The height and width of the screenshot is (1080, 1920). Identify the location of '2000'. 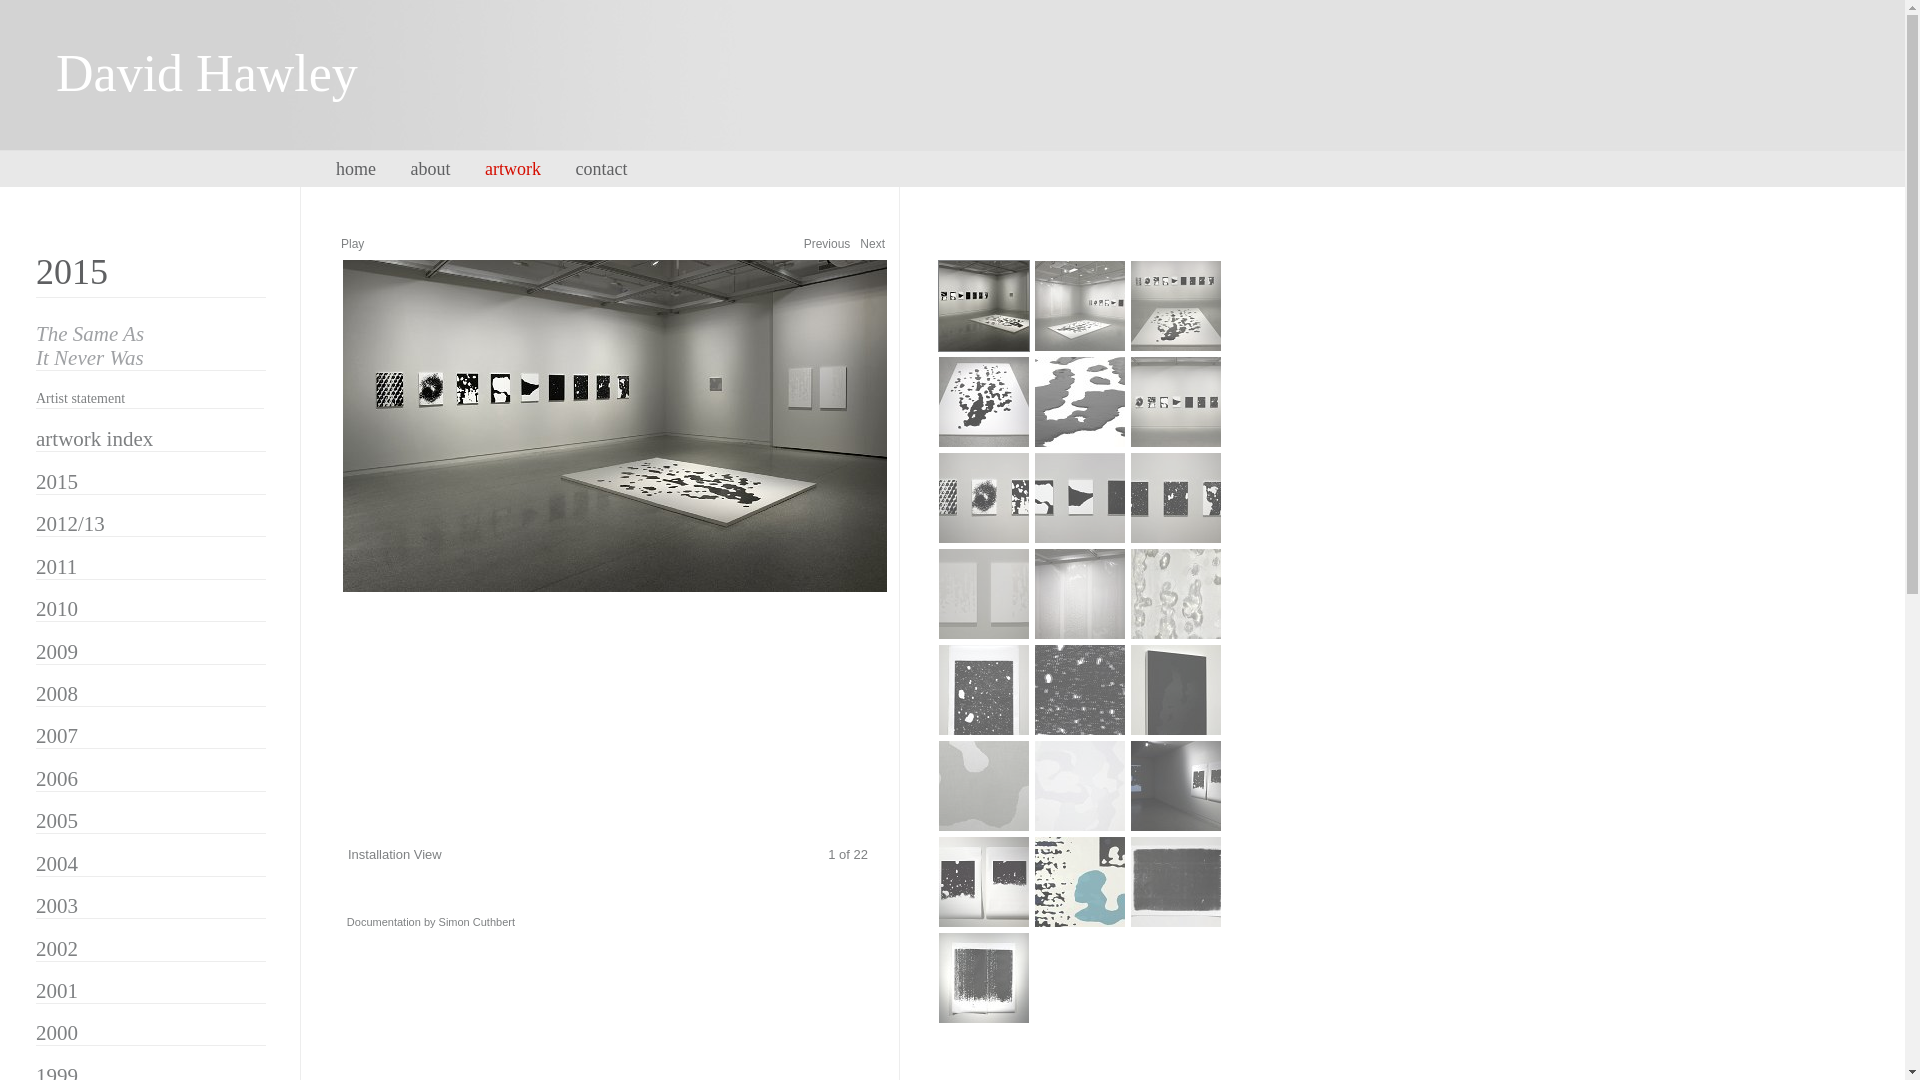
(57, 1033).